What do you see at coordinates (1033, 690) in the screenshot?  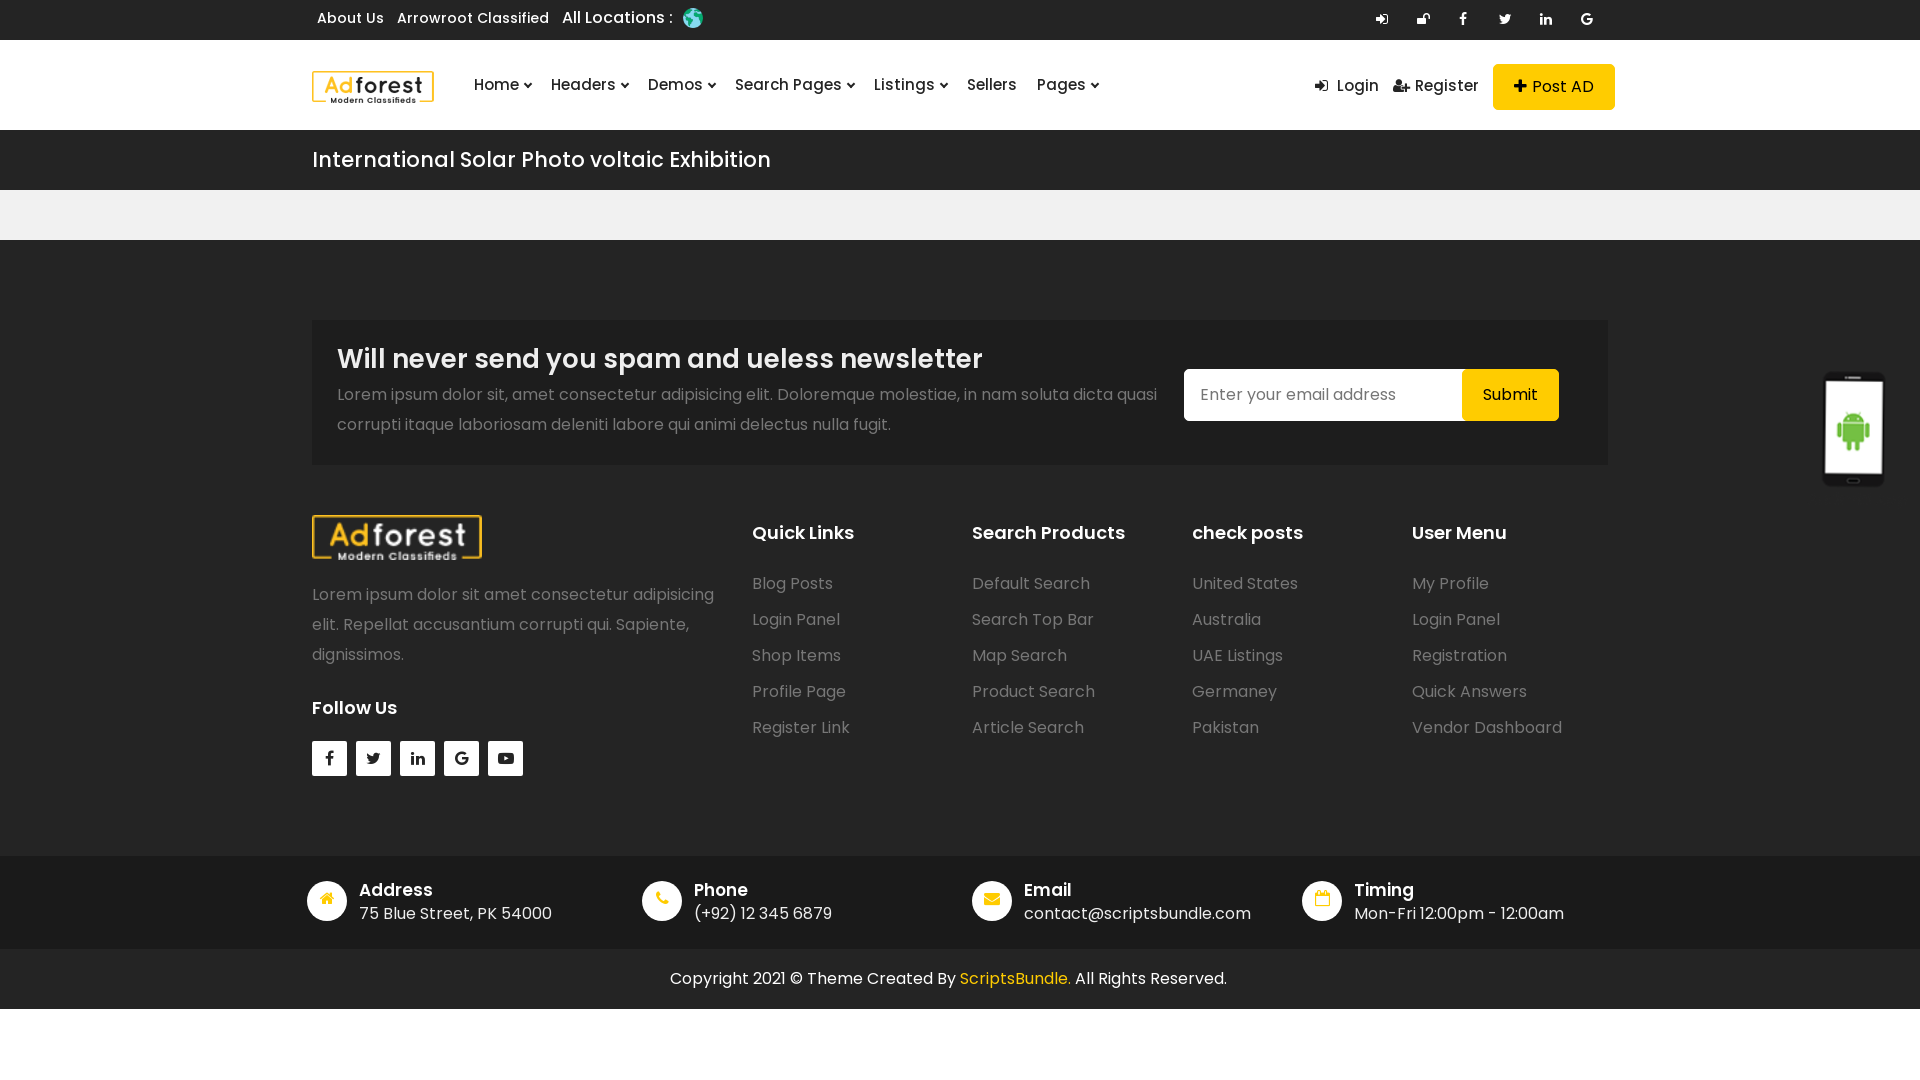 I see `'Product Search'` at bounding box center [1033, 690].